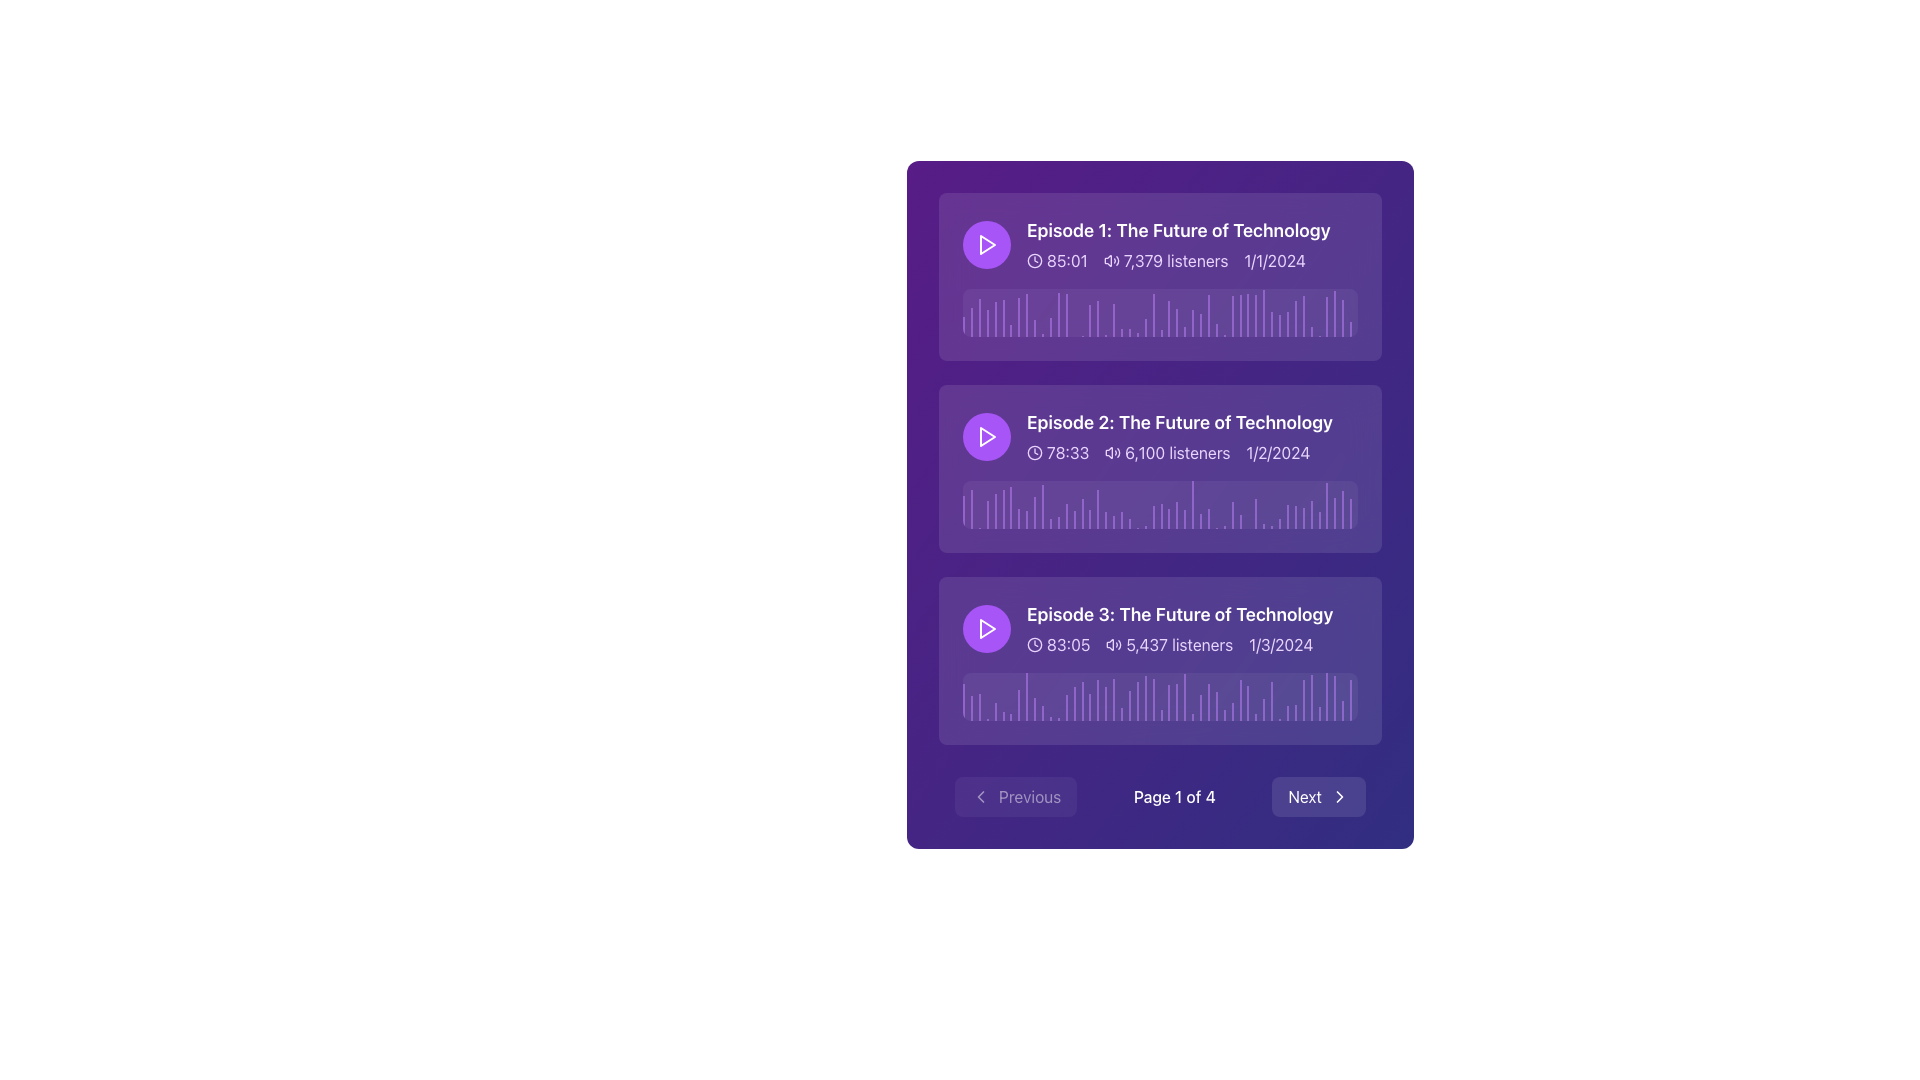 The image size is (1920, 1080). Describe the element at coordinates (1177, 701) in the screenshot. I see `the narrow vertical bar representing the audio waveform segment, which is translucent purple and part of the waveform in the progress bar section of the 'Episode 3: The Future of Technology' card` at that location.